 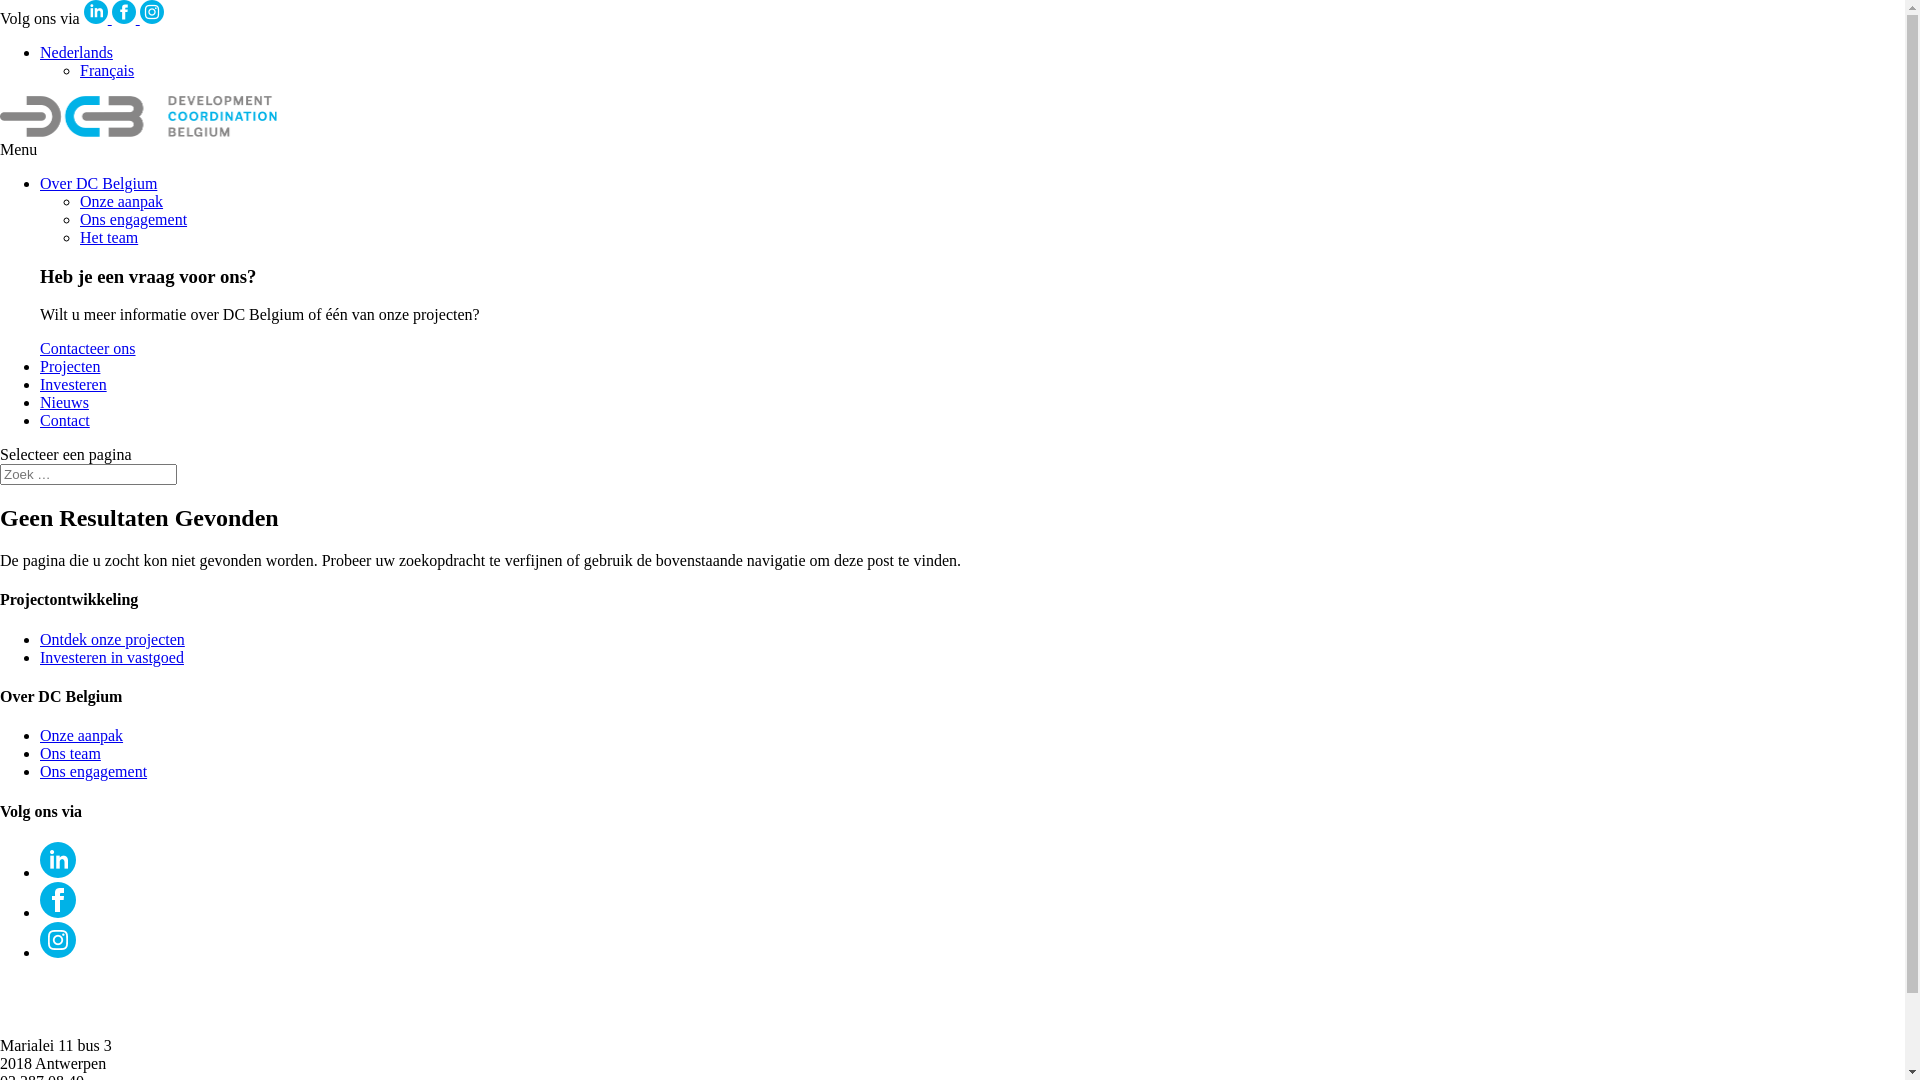 I want to click on 'Instagram', so click(x=57, y=951).